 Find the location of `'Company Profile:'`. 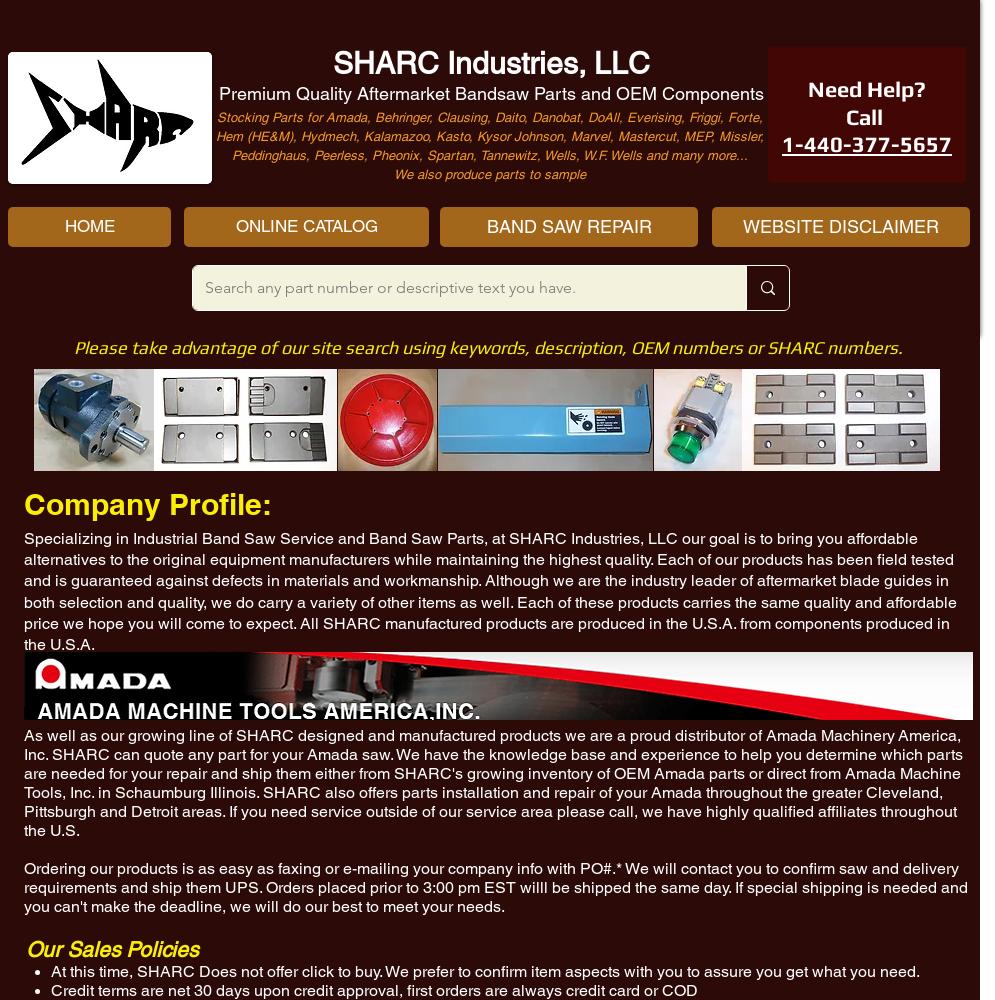

'Company Profile:' is located at coordinates (23, 504).